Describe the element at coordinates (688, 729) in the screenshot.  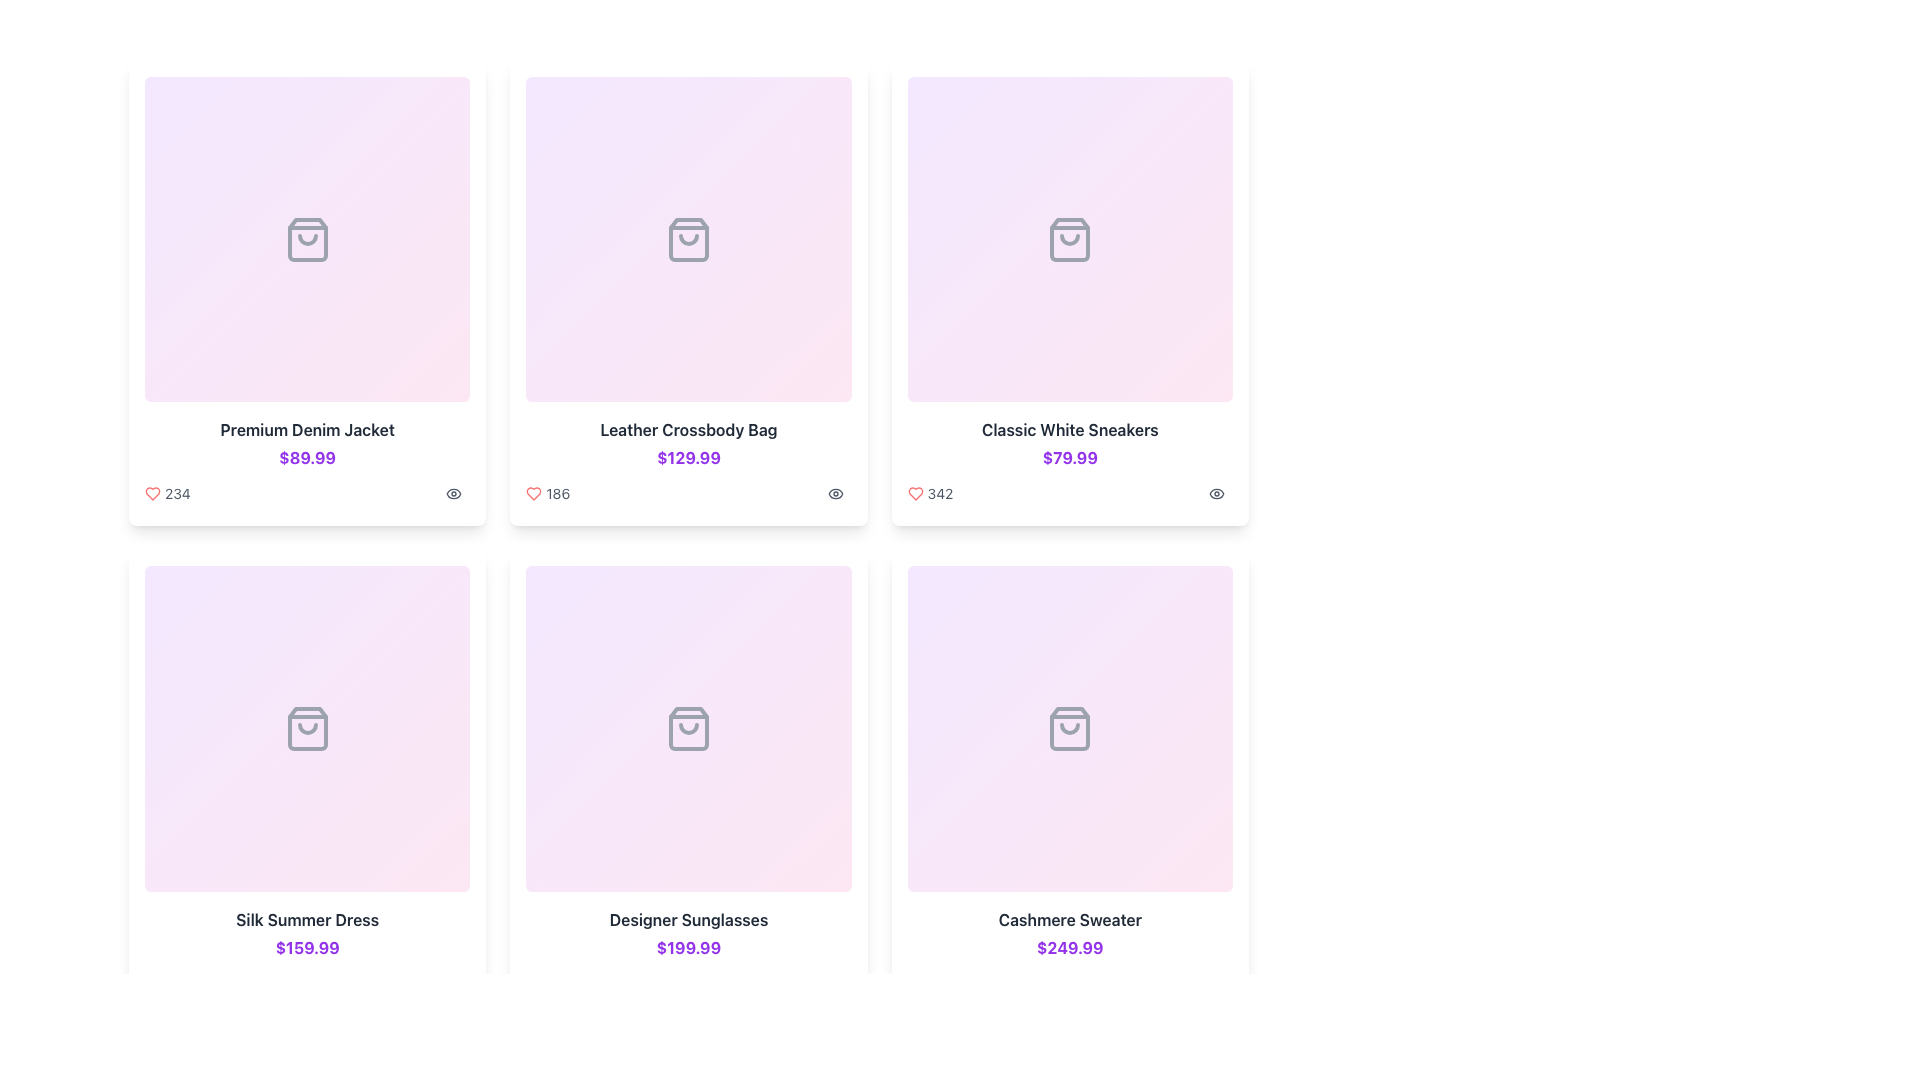
I see `the curved line at the top-center of the shopping bag icon, which is part of the SVG graphic located above the 'Leather Crossbody Bag' text block` at that location.